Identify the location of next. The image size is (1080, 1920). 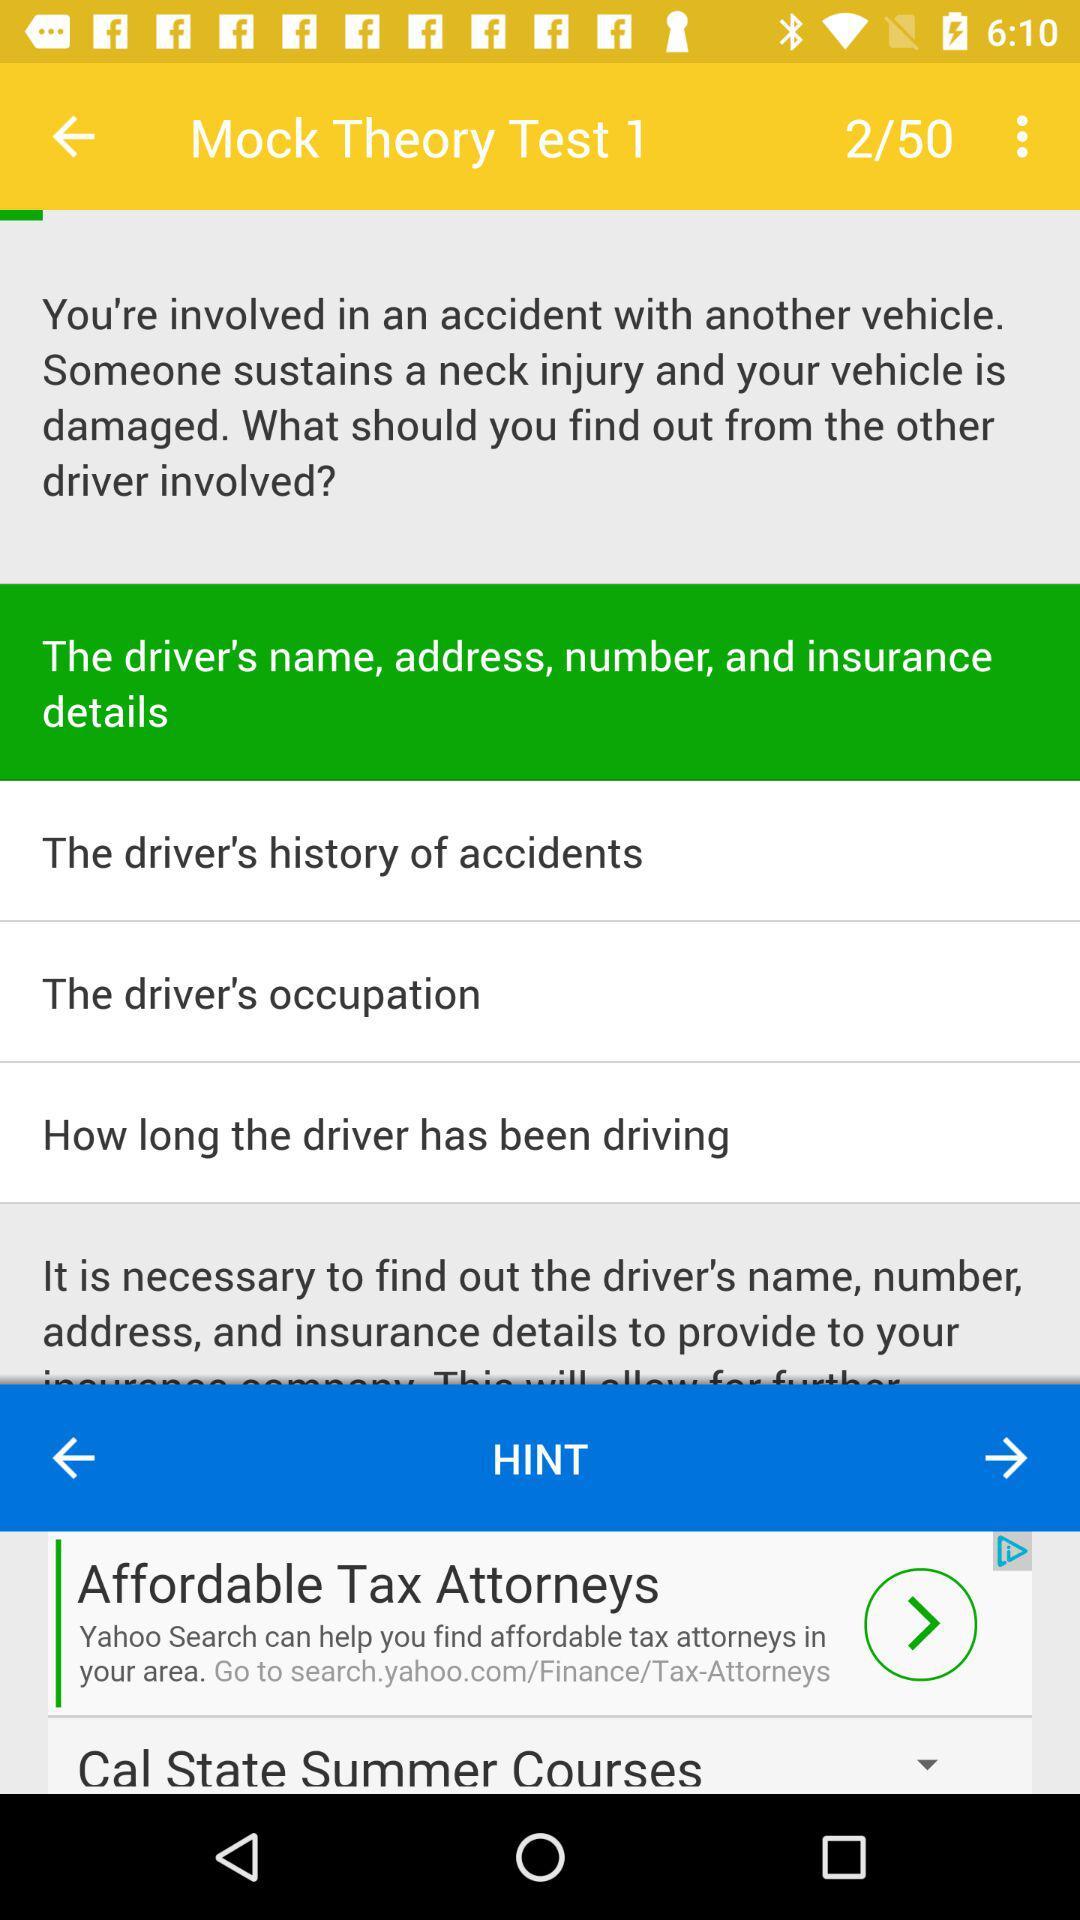
(540, 1662).